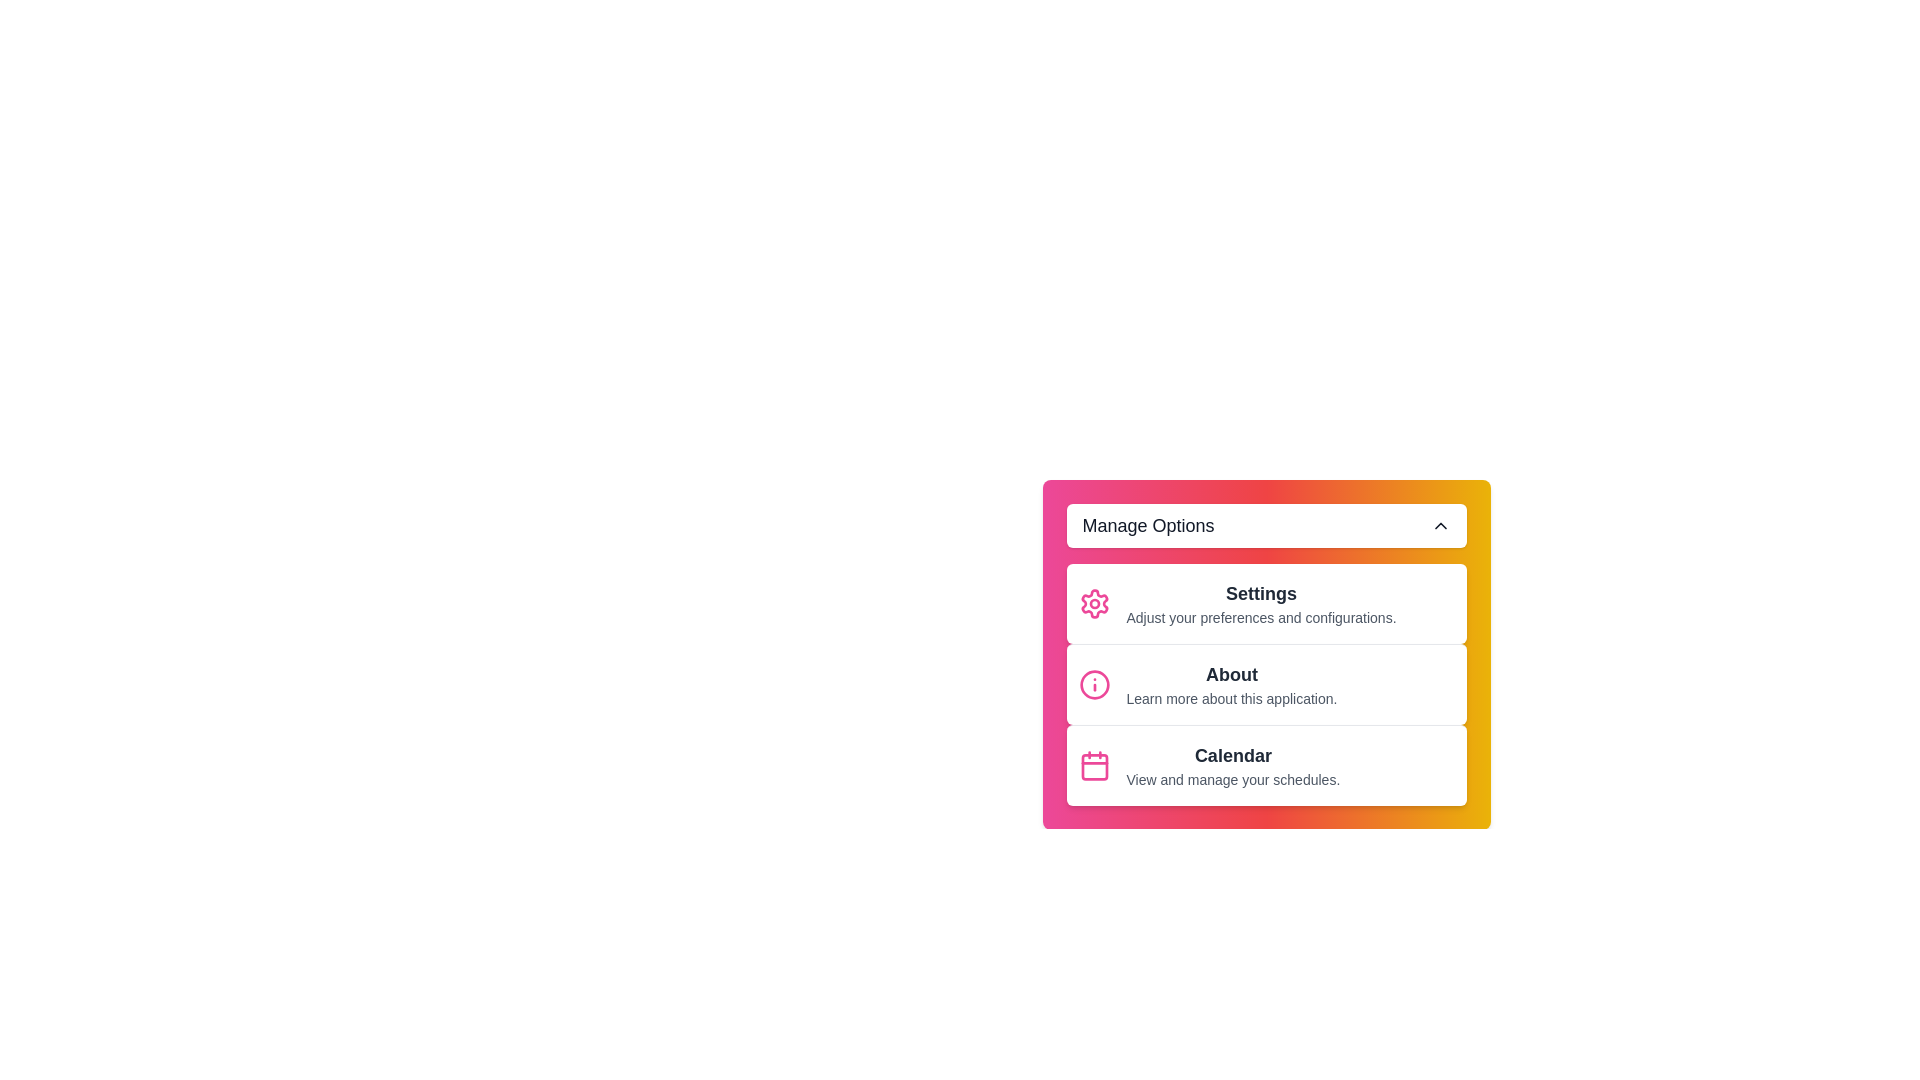 The width and height of the screenshot is (1920, 1080). What do you see at coordinates (1093, 765) in the screenshot?
I see `the icon for Calendar` at bounding box center [1093, 765].